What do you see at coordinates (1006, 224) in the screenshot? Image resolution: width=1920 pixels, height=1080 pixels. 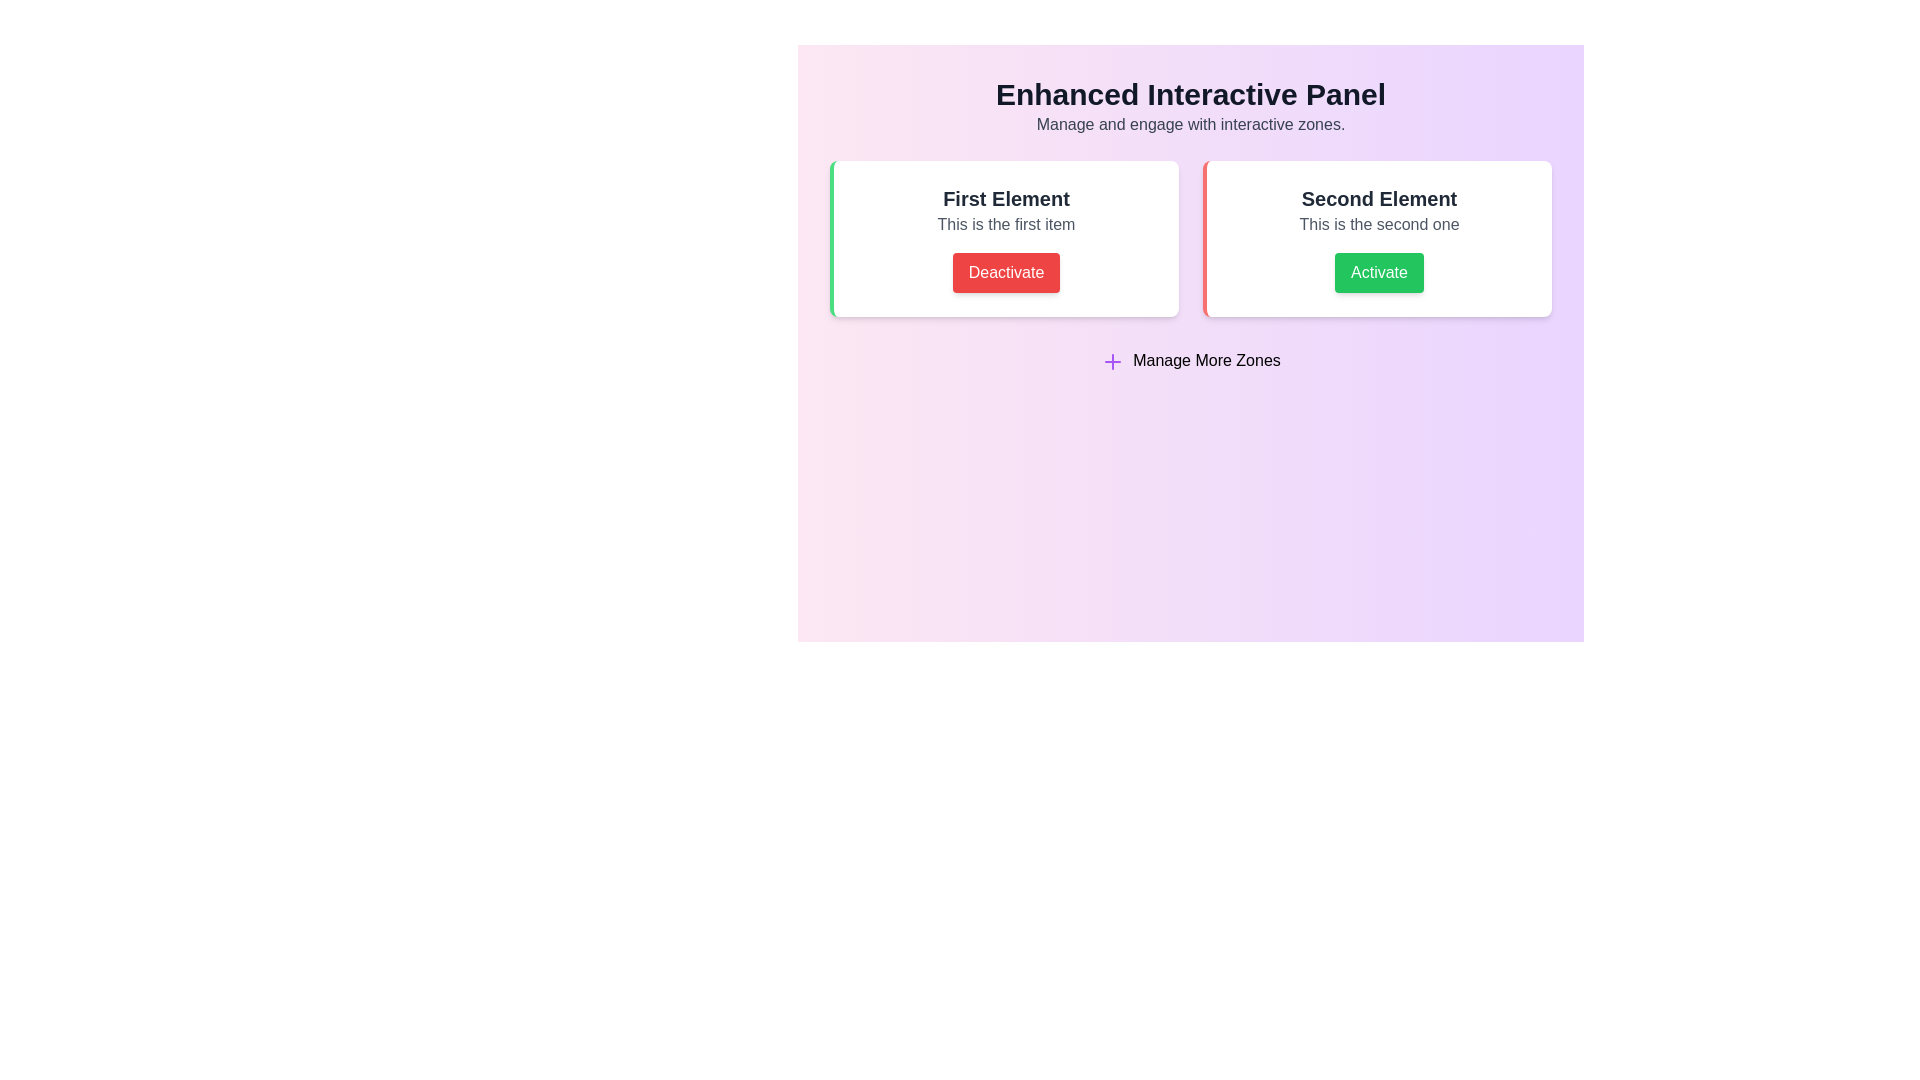 I see `the informational text element located at the center of the left card, which is the second text element beneath the heading 'First Element'` at bounding box center [1006, 224].